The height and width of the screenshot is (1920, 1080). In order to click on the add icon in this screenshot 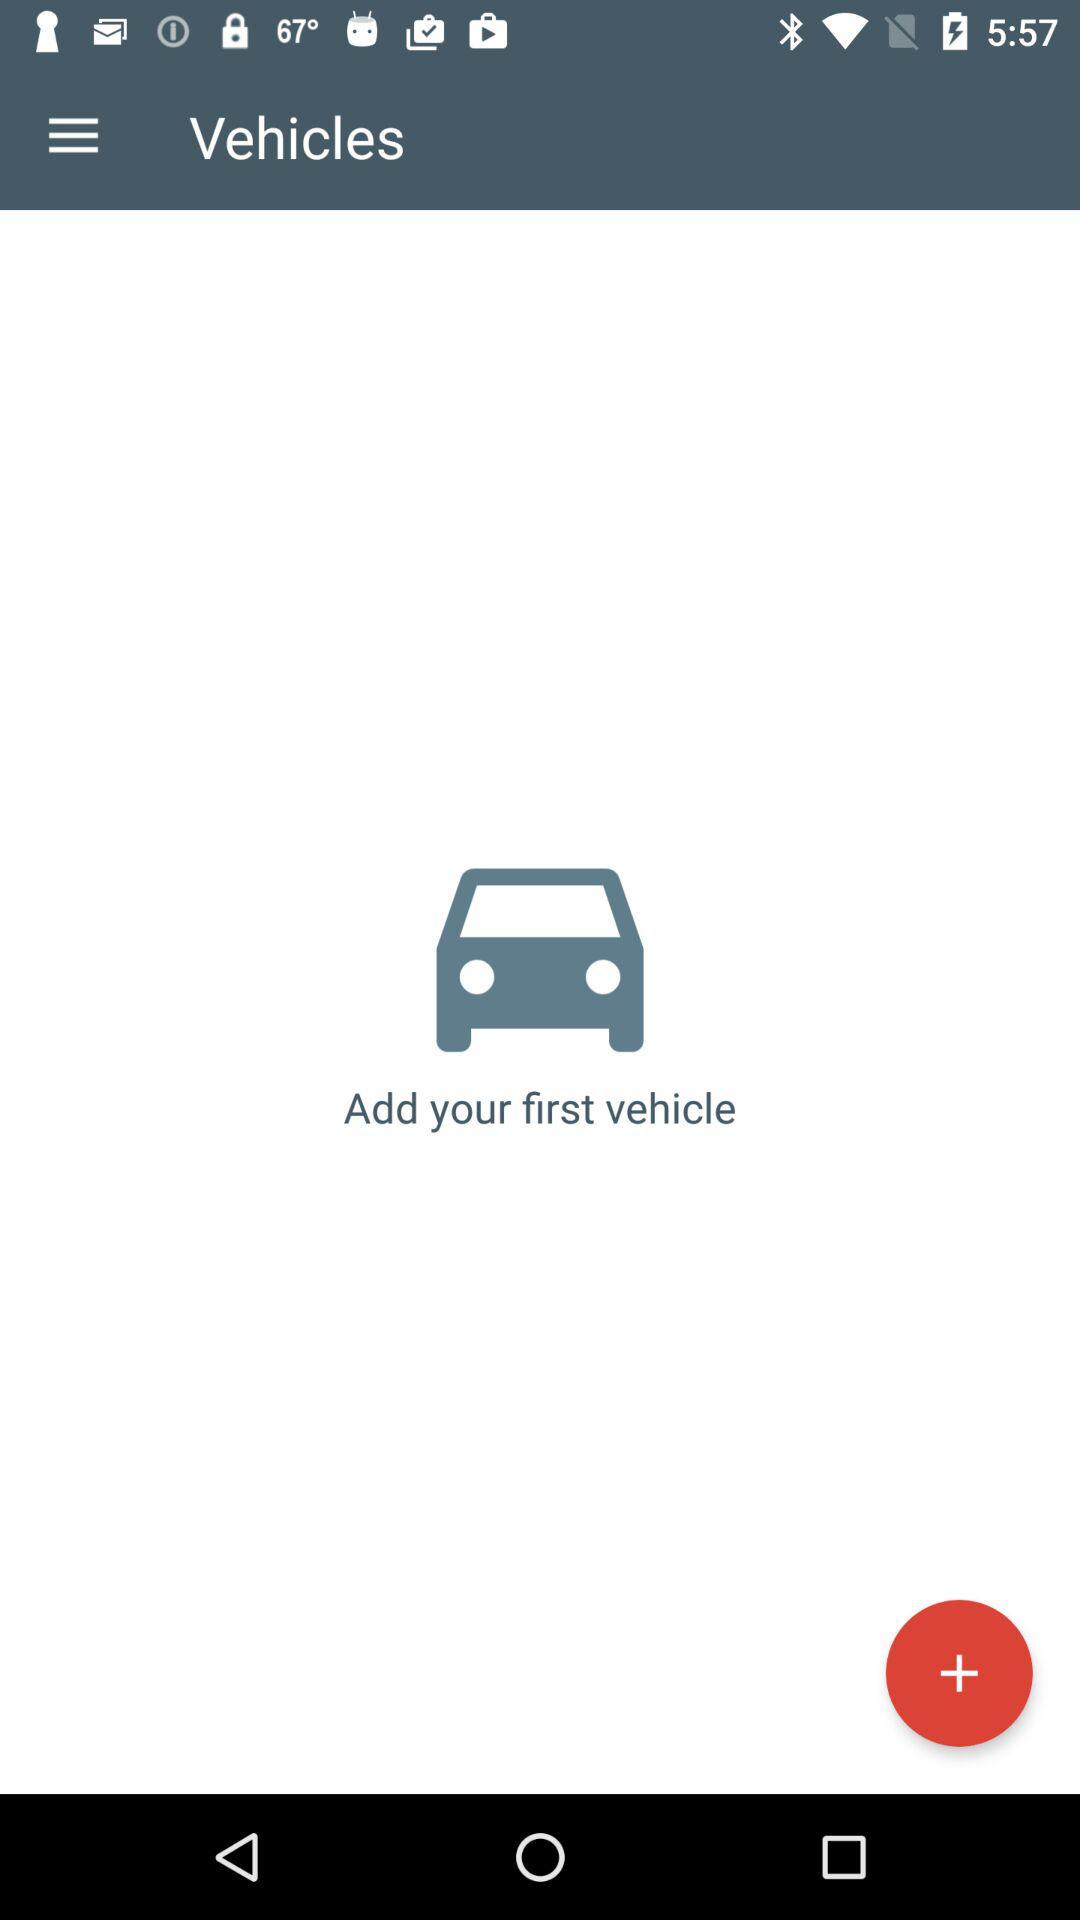, I will do `click(958, 1673)`.